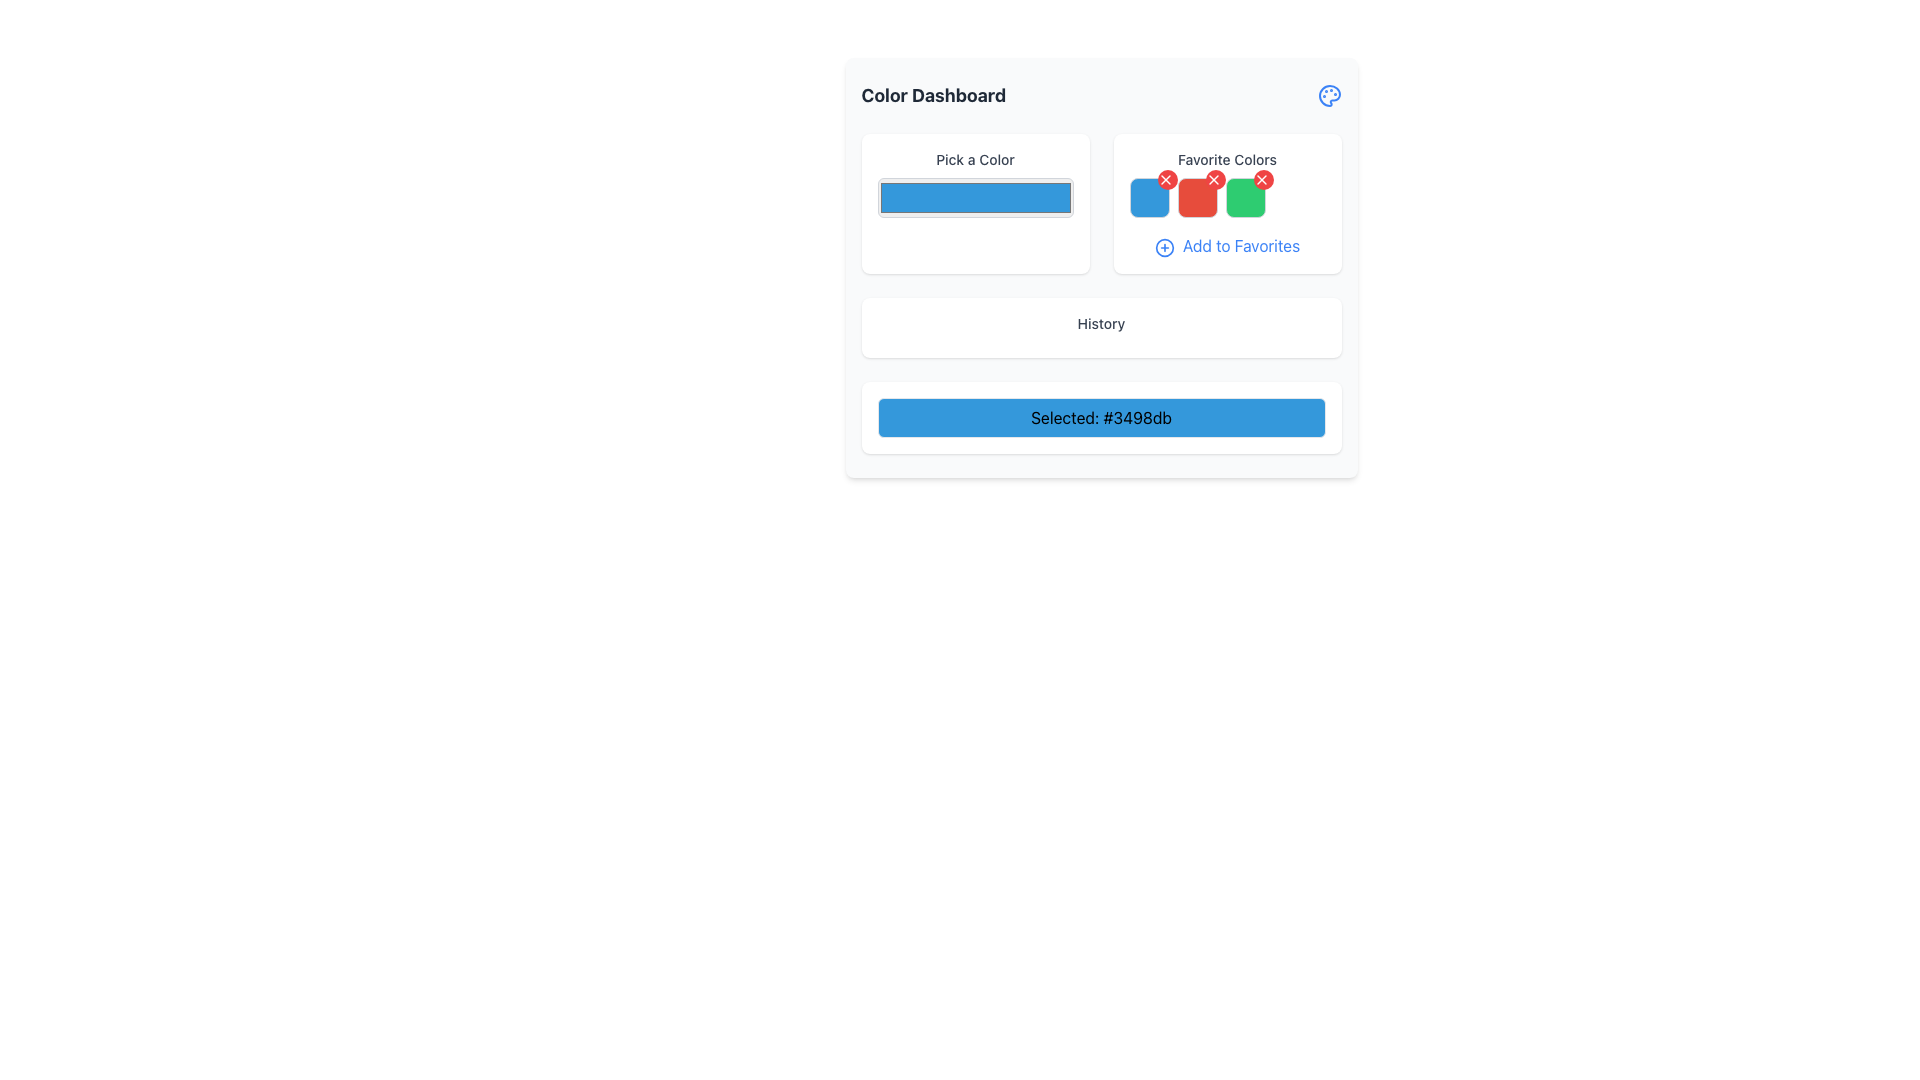  Describe the element at coordinates (1197, 197) in the screenshot. I see `the second favorite color box in the 'Favorite Colors' section to select or remove the corresponding color` at that location.